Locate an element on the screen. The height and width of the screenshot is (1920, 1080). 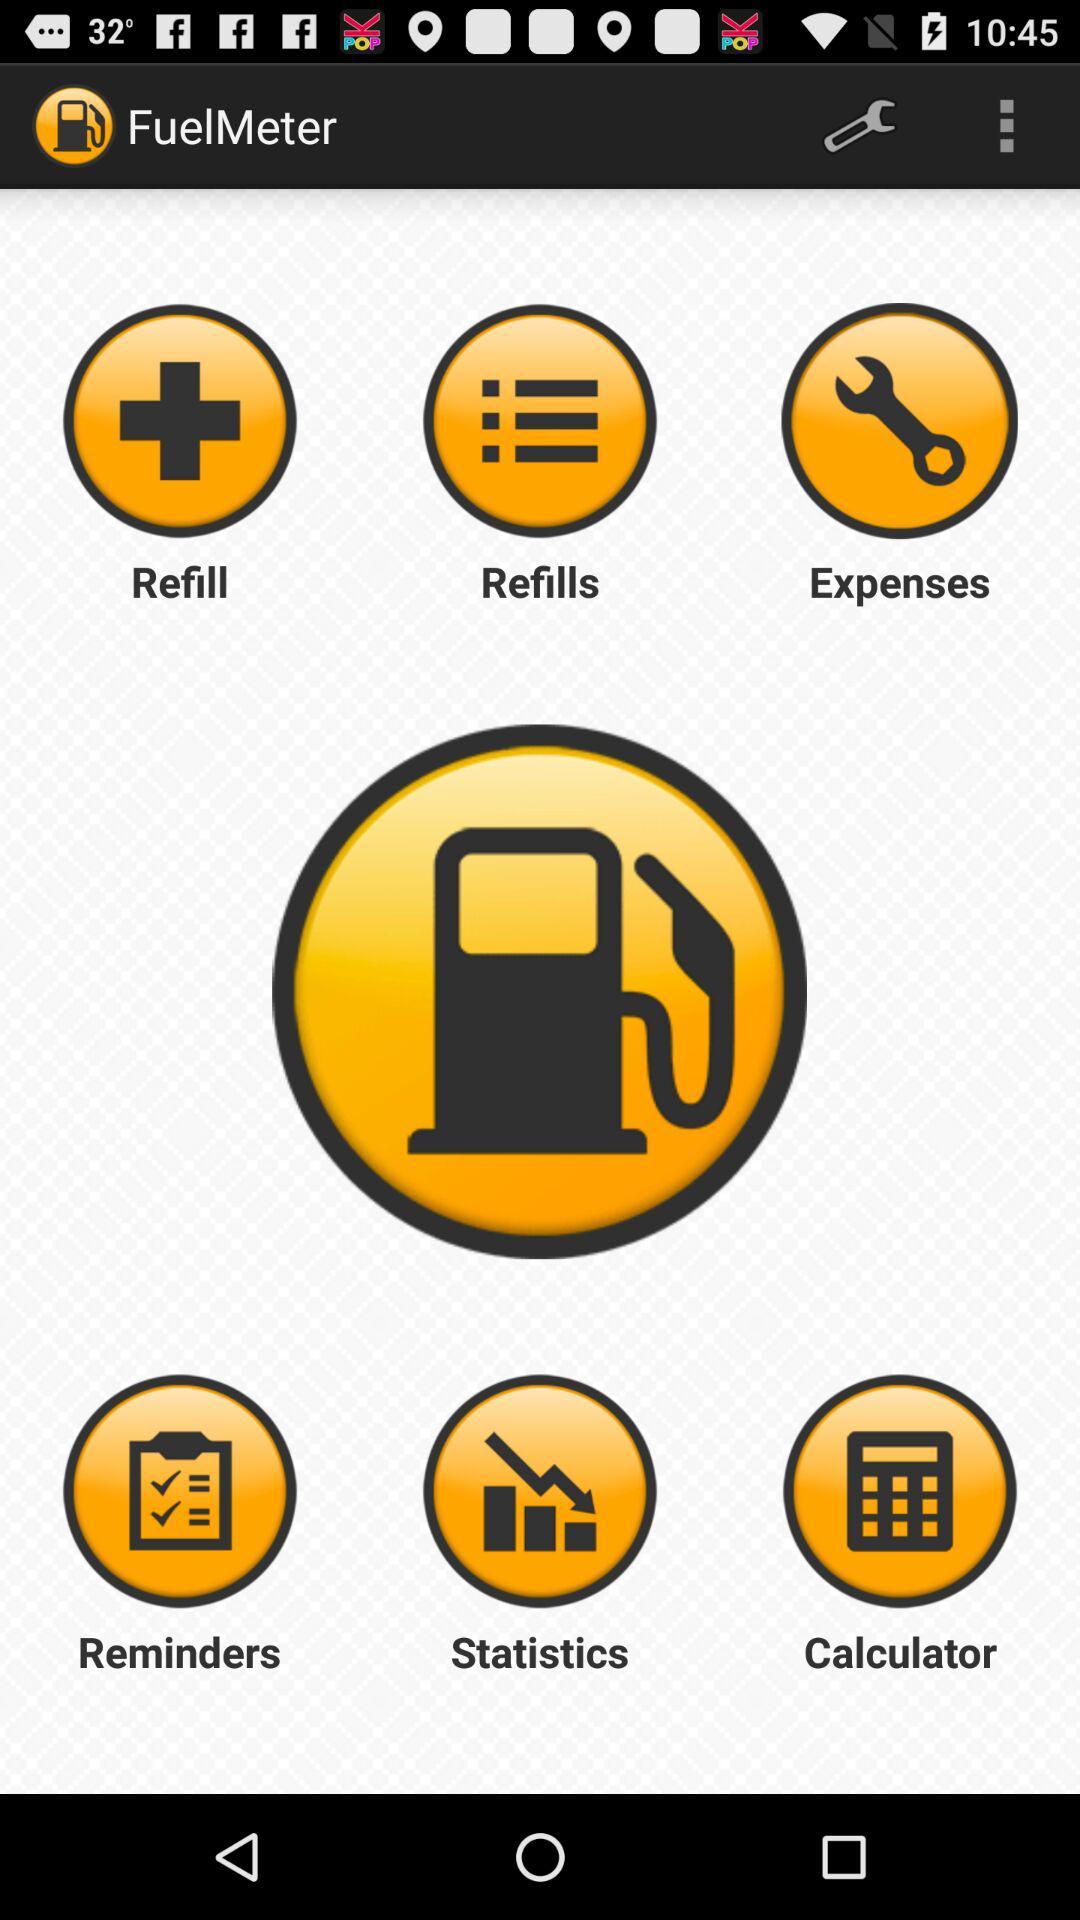
the app above the statistics icon is located at coordinates (540, 1491).